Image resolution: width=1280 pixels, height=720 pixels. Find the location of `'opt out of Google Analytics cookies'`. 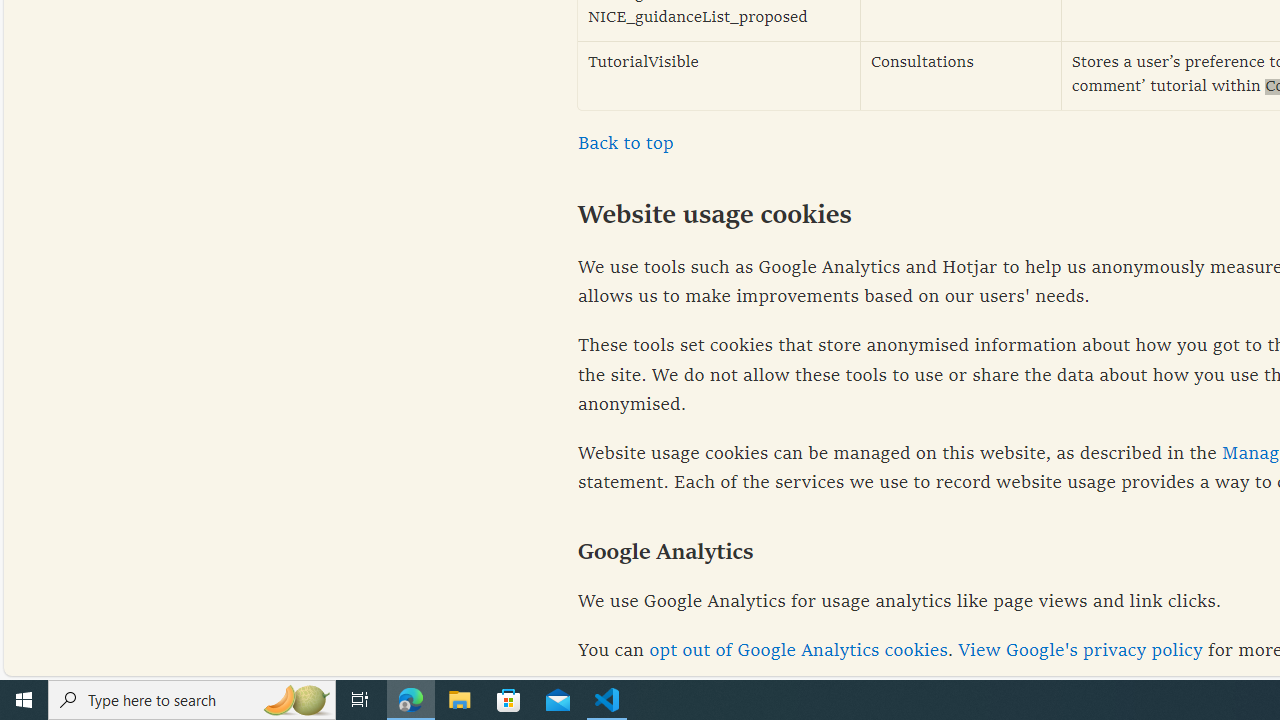

'opt out of Google Analytics cookies' is located at coordinates (797, 651).